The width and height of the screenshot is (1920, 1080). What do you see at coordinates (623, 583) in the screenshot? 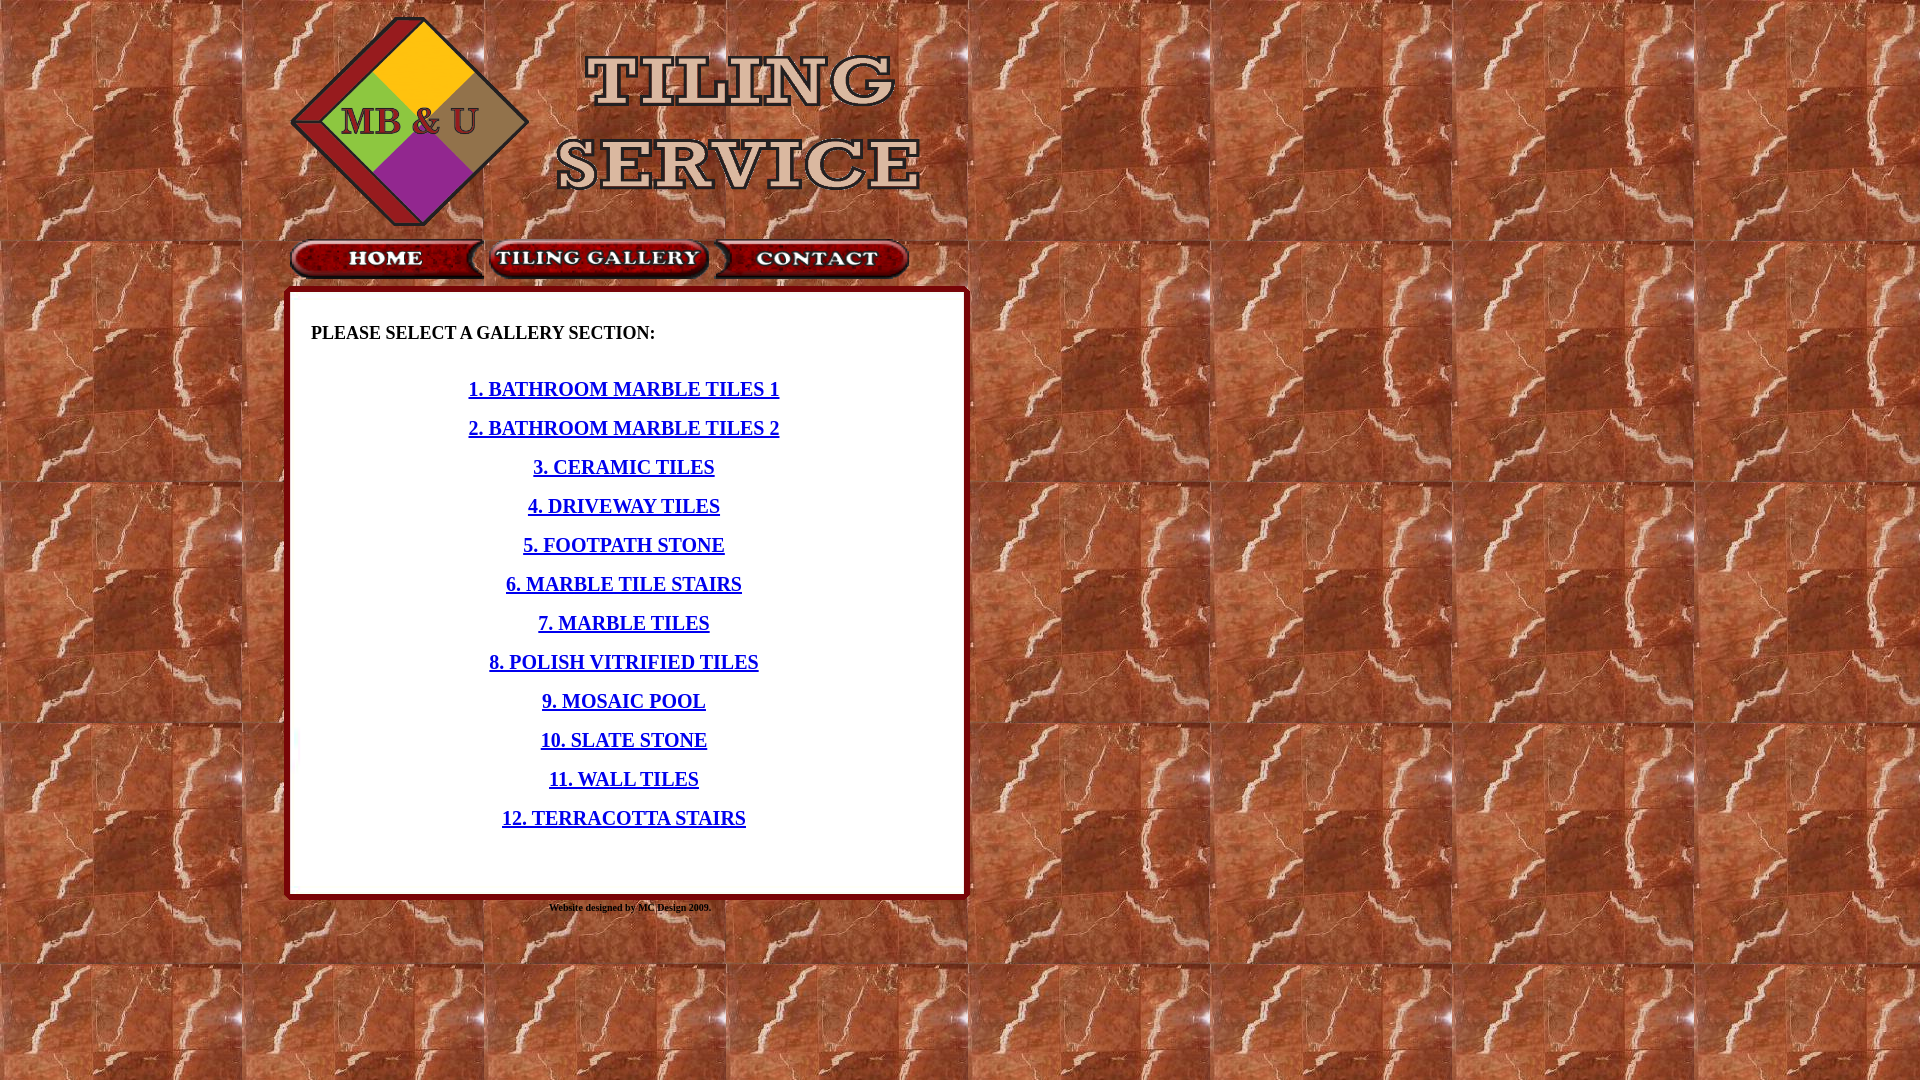
I see `'6. MARBLE TILE STAIRS'` at bounding box center [623, 583].